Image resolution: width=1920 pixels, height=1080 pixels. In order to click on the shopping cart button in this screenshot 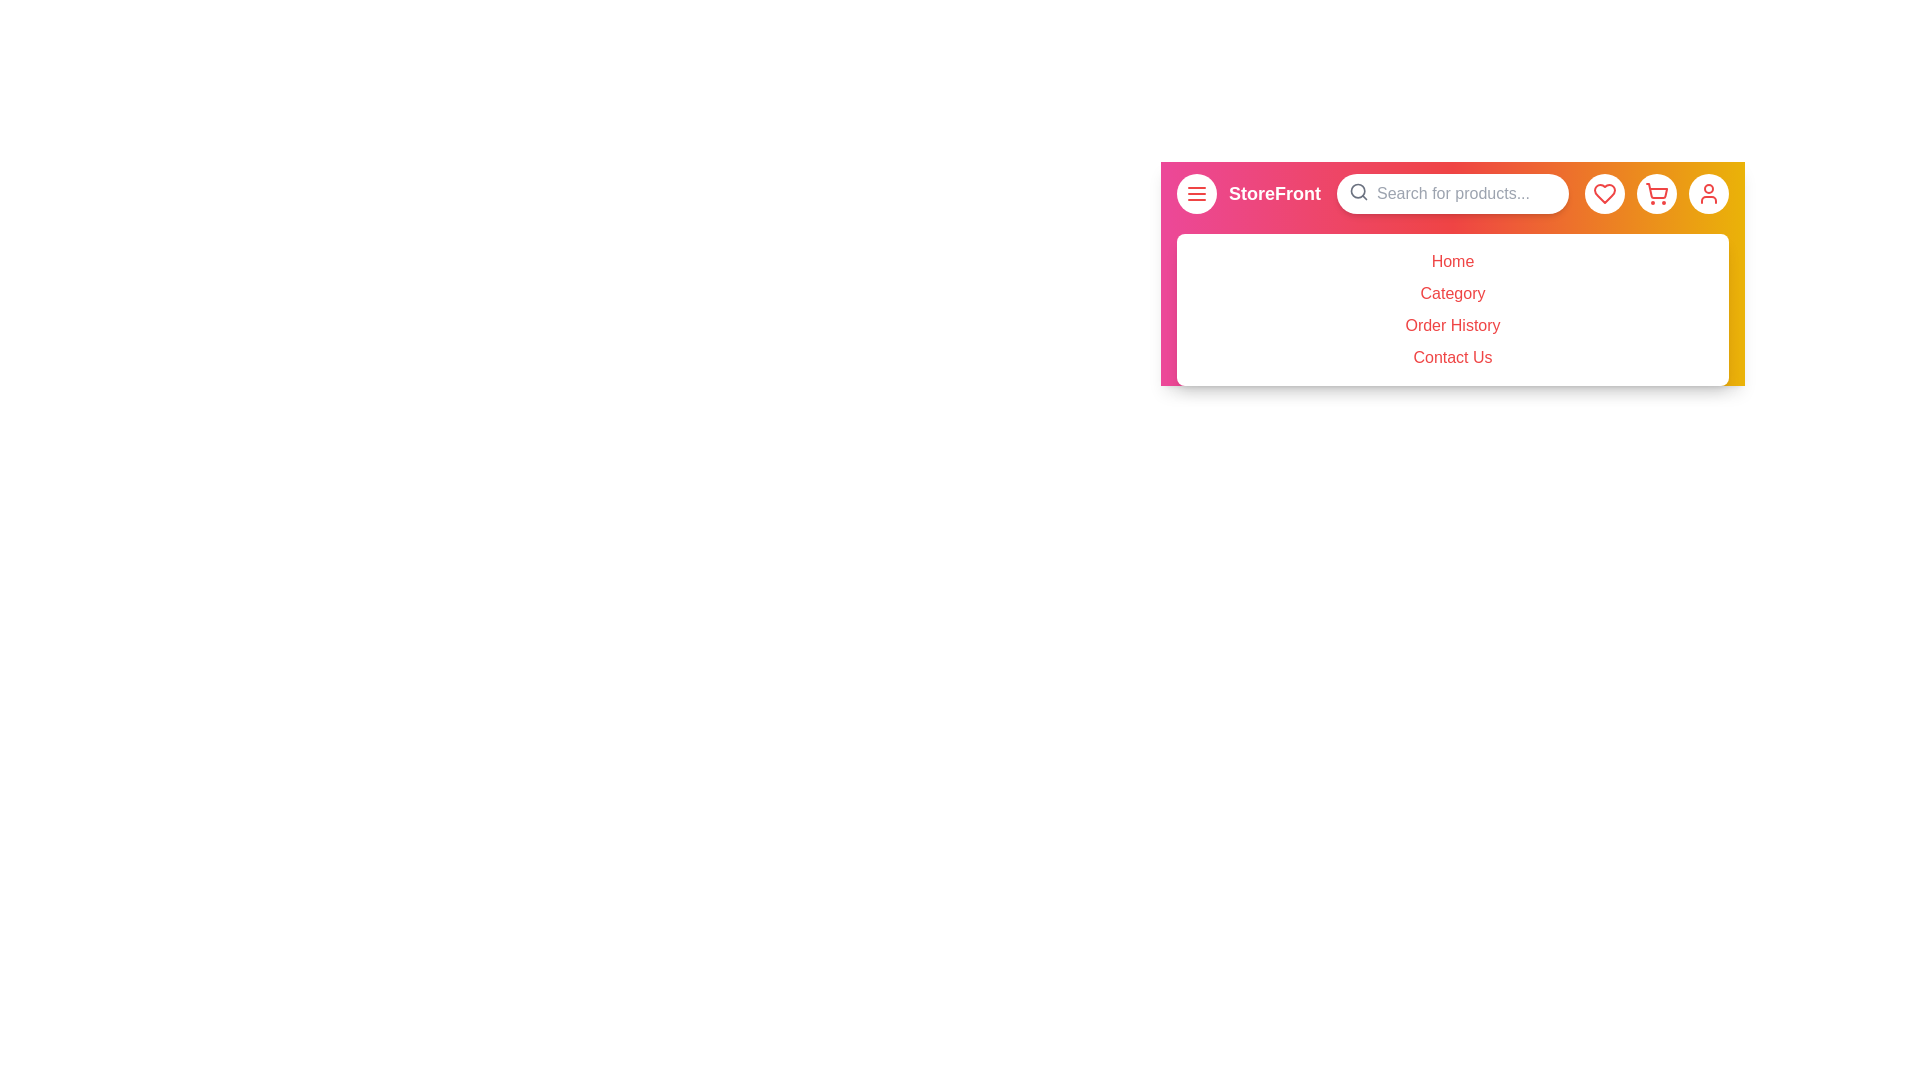, I will do `click(1656, 193)`.